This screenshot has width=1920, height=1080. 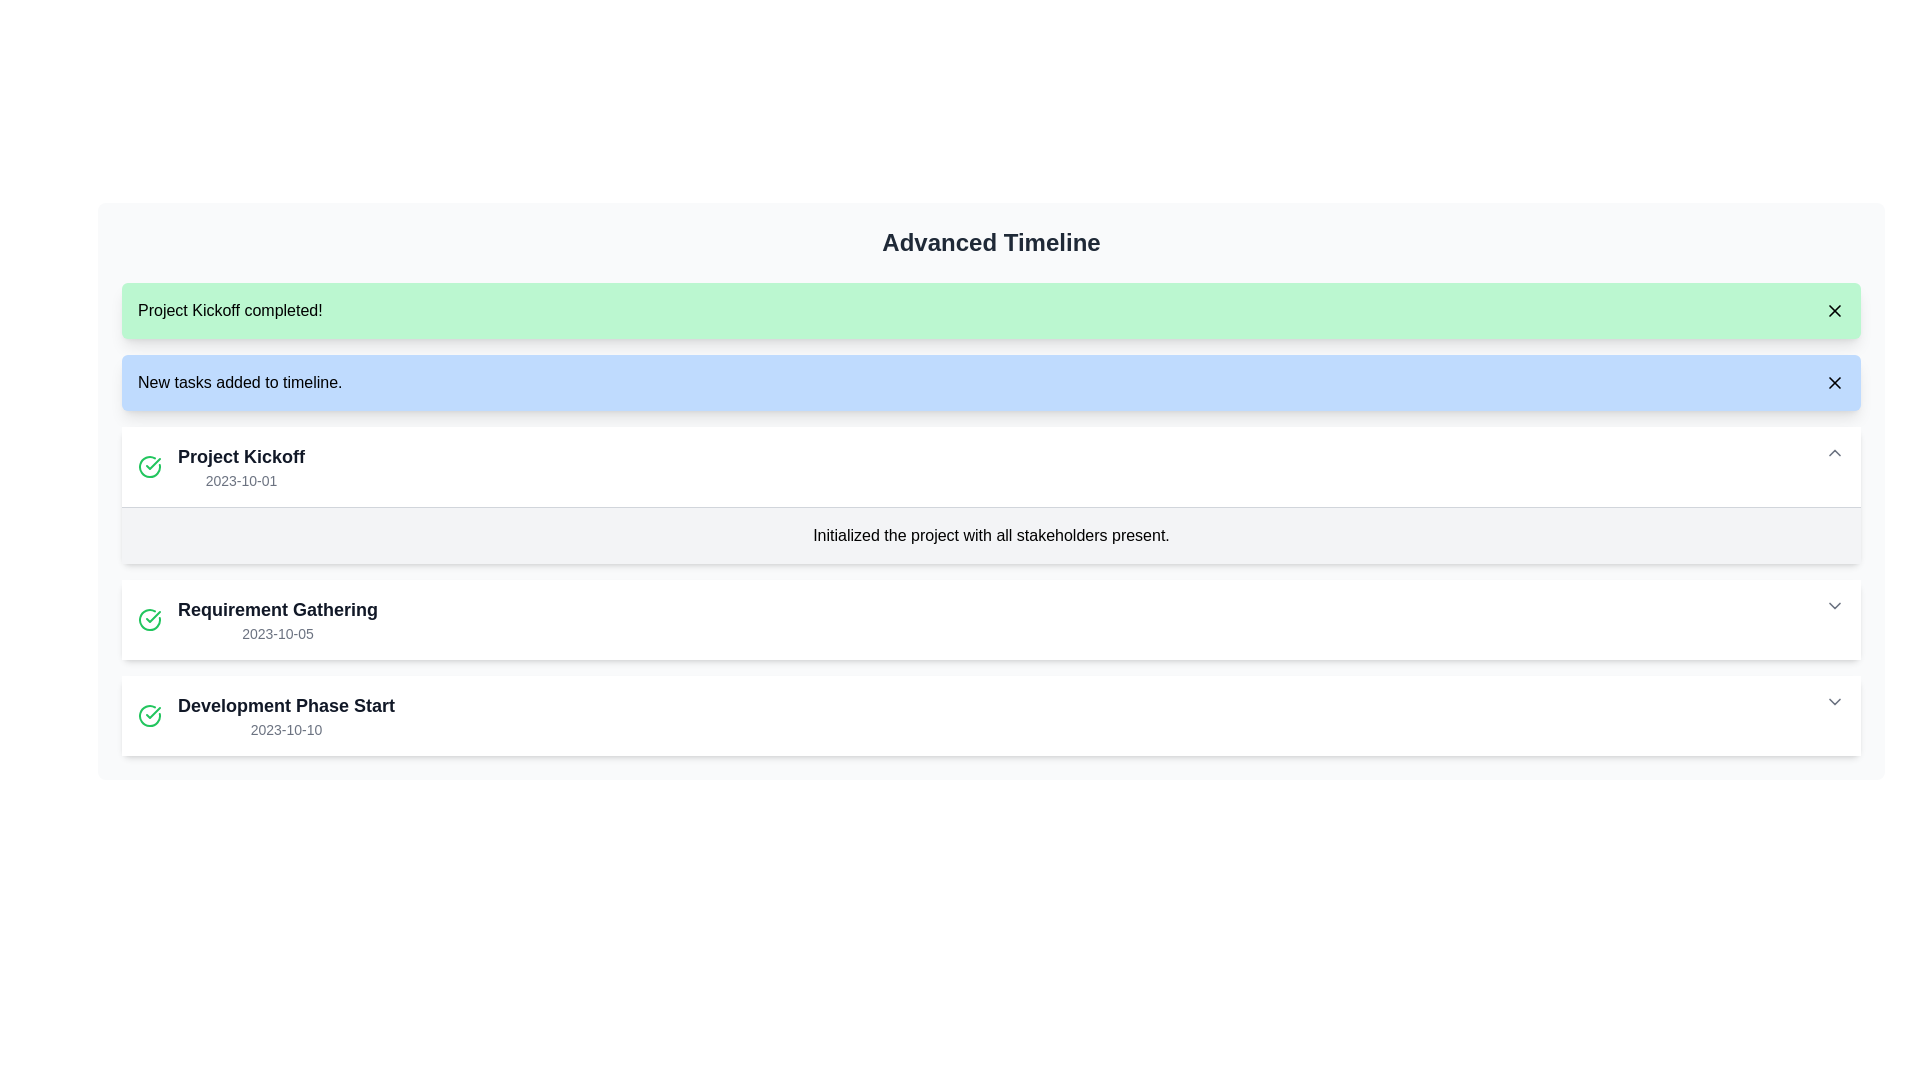 I want to click on the static text label displaying the date '2023-10-05', which is positioned under the title 'Requirement Gathering' in the timeline section, so click(x=277, y=633).